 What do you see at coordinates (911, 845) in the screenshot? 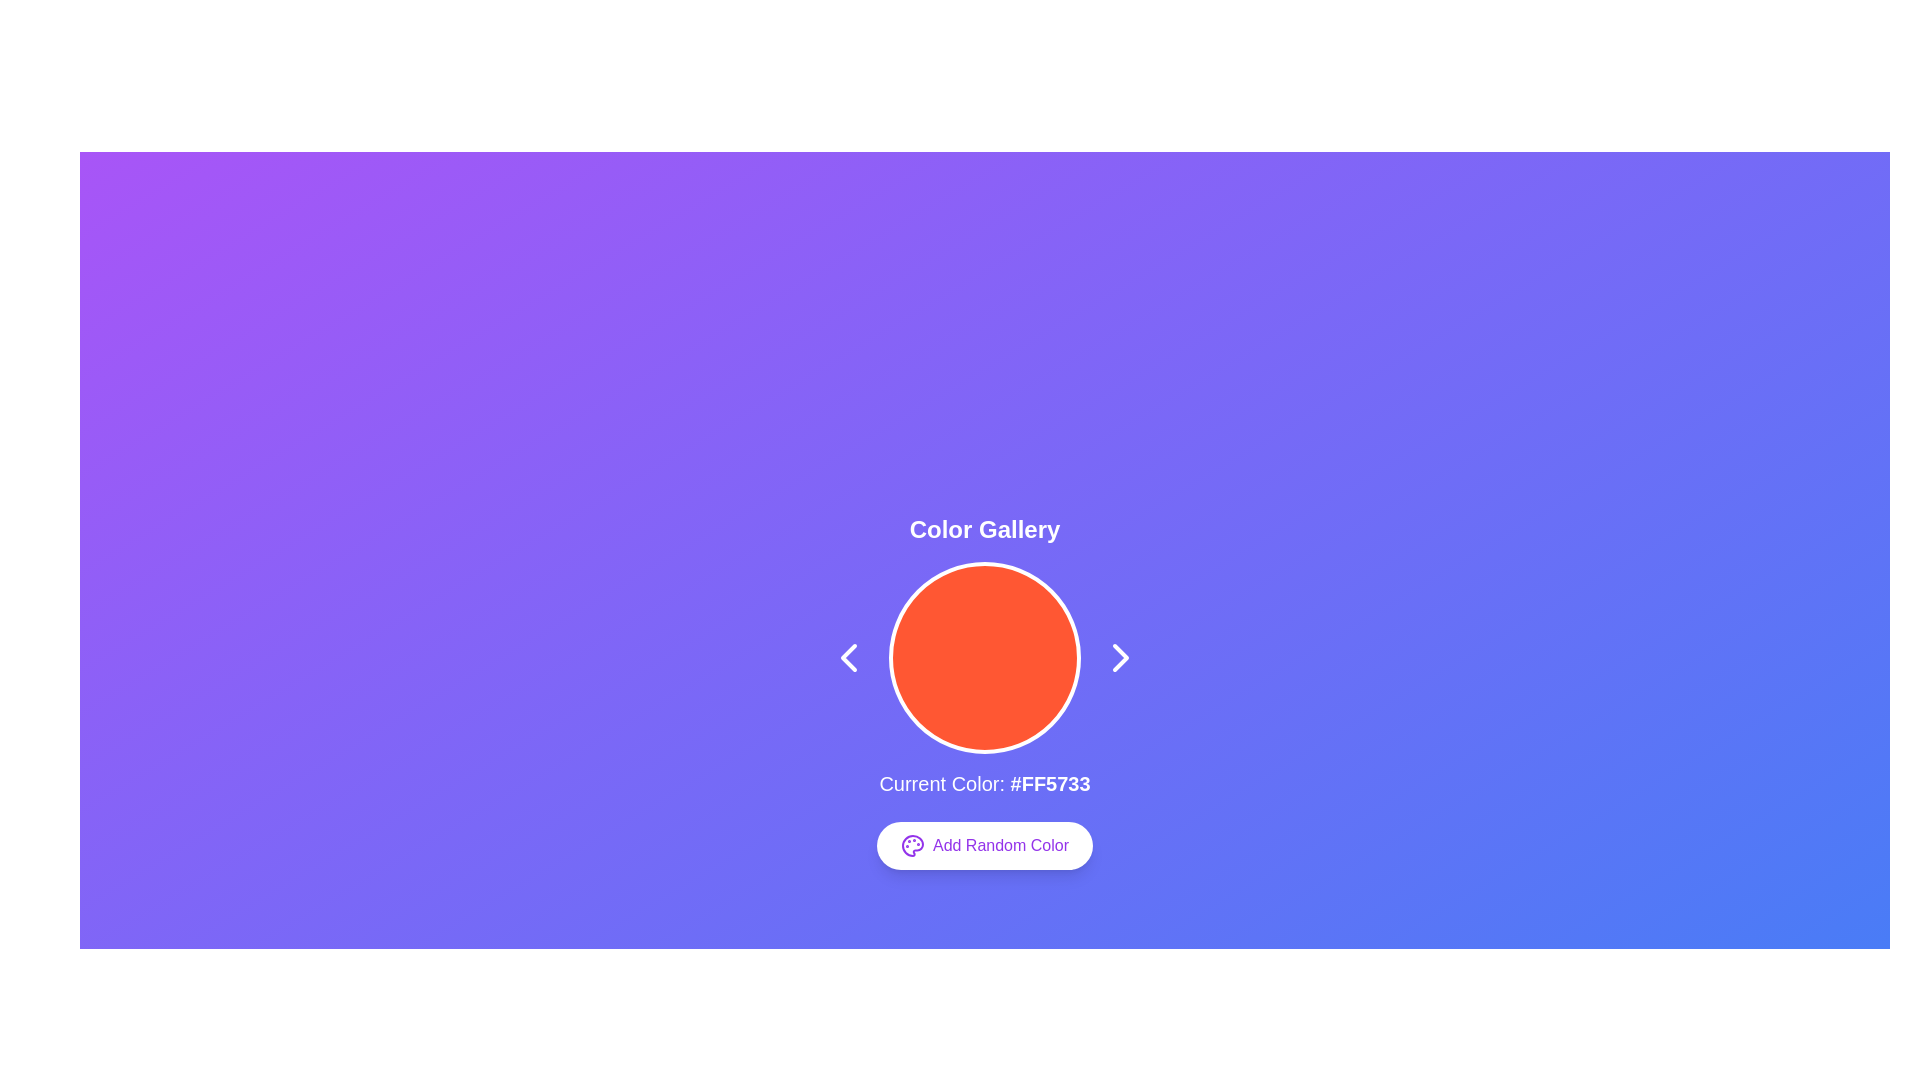
I see `the color selection icon located at the center of the display, which is part of a collection of graphical elements` at bounding box center [911, 845].